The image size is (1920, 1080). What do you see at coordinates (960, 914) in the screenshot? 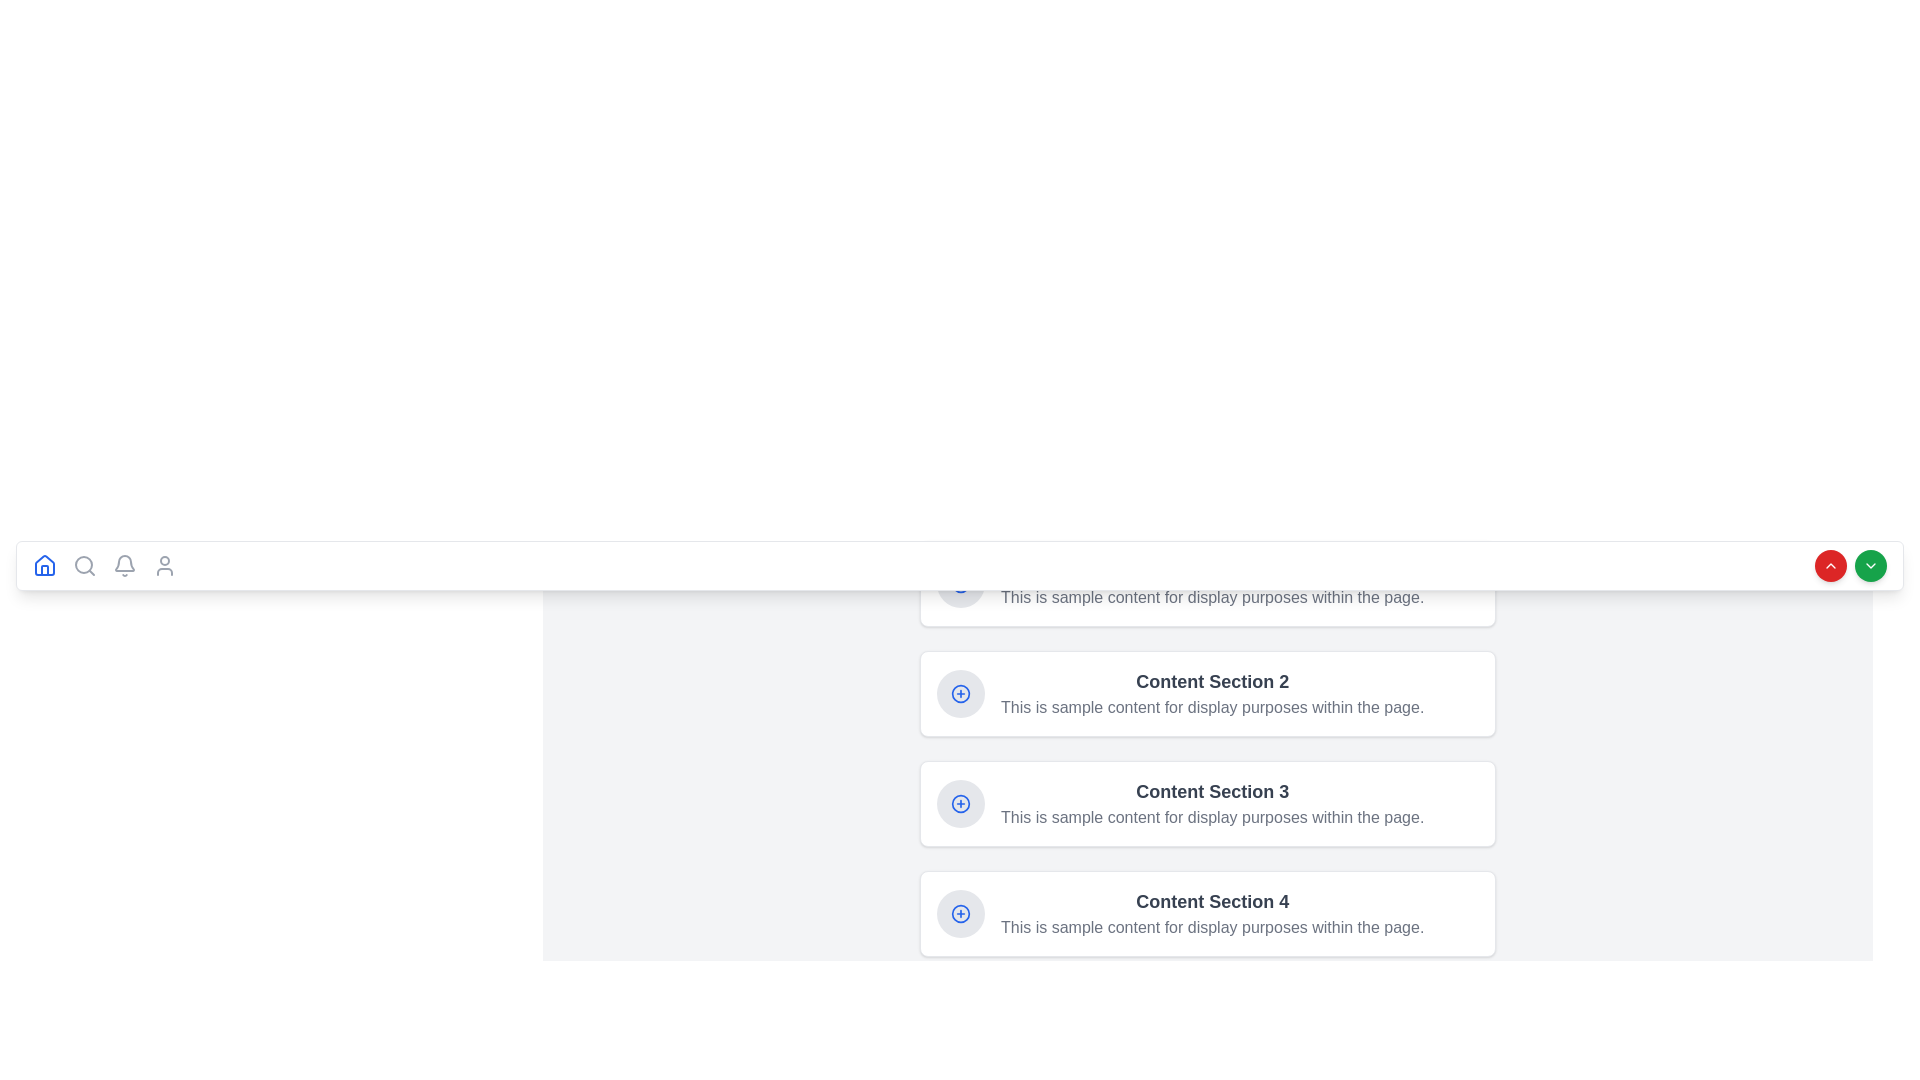
I see `the 'Add' or 'Expand' SVG icon button located in the left side of the row labeled 'Content Section 4'` at bounding box center [960, 914].